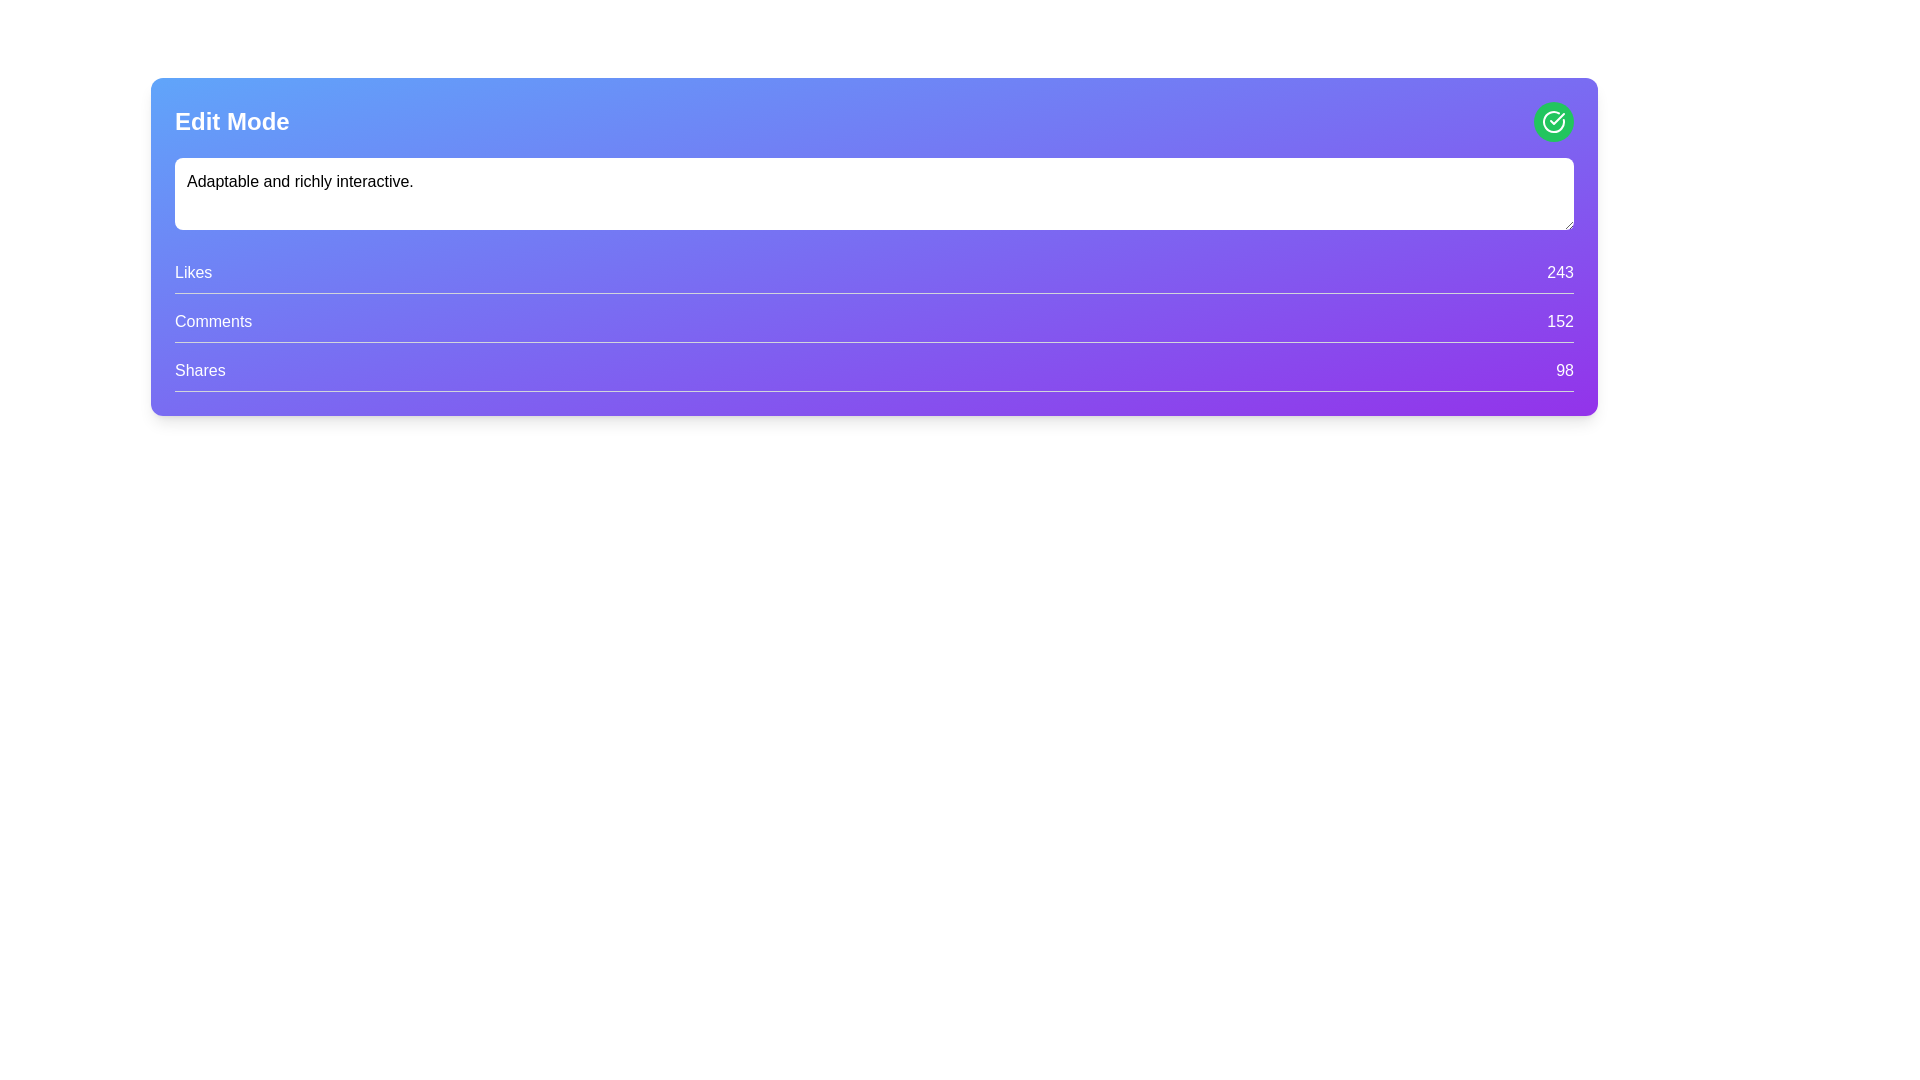  I want to click on the checkmark icon within the circular outline located in the top-right corner of the card-like component, so click(1556, 119).